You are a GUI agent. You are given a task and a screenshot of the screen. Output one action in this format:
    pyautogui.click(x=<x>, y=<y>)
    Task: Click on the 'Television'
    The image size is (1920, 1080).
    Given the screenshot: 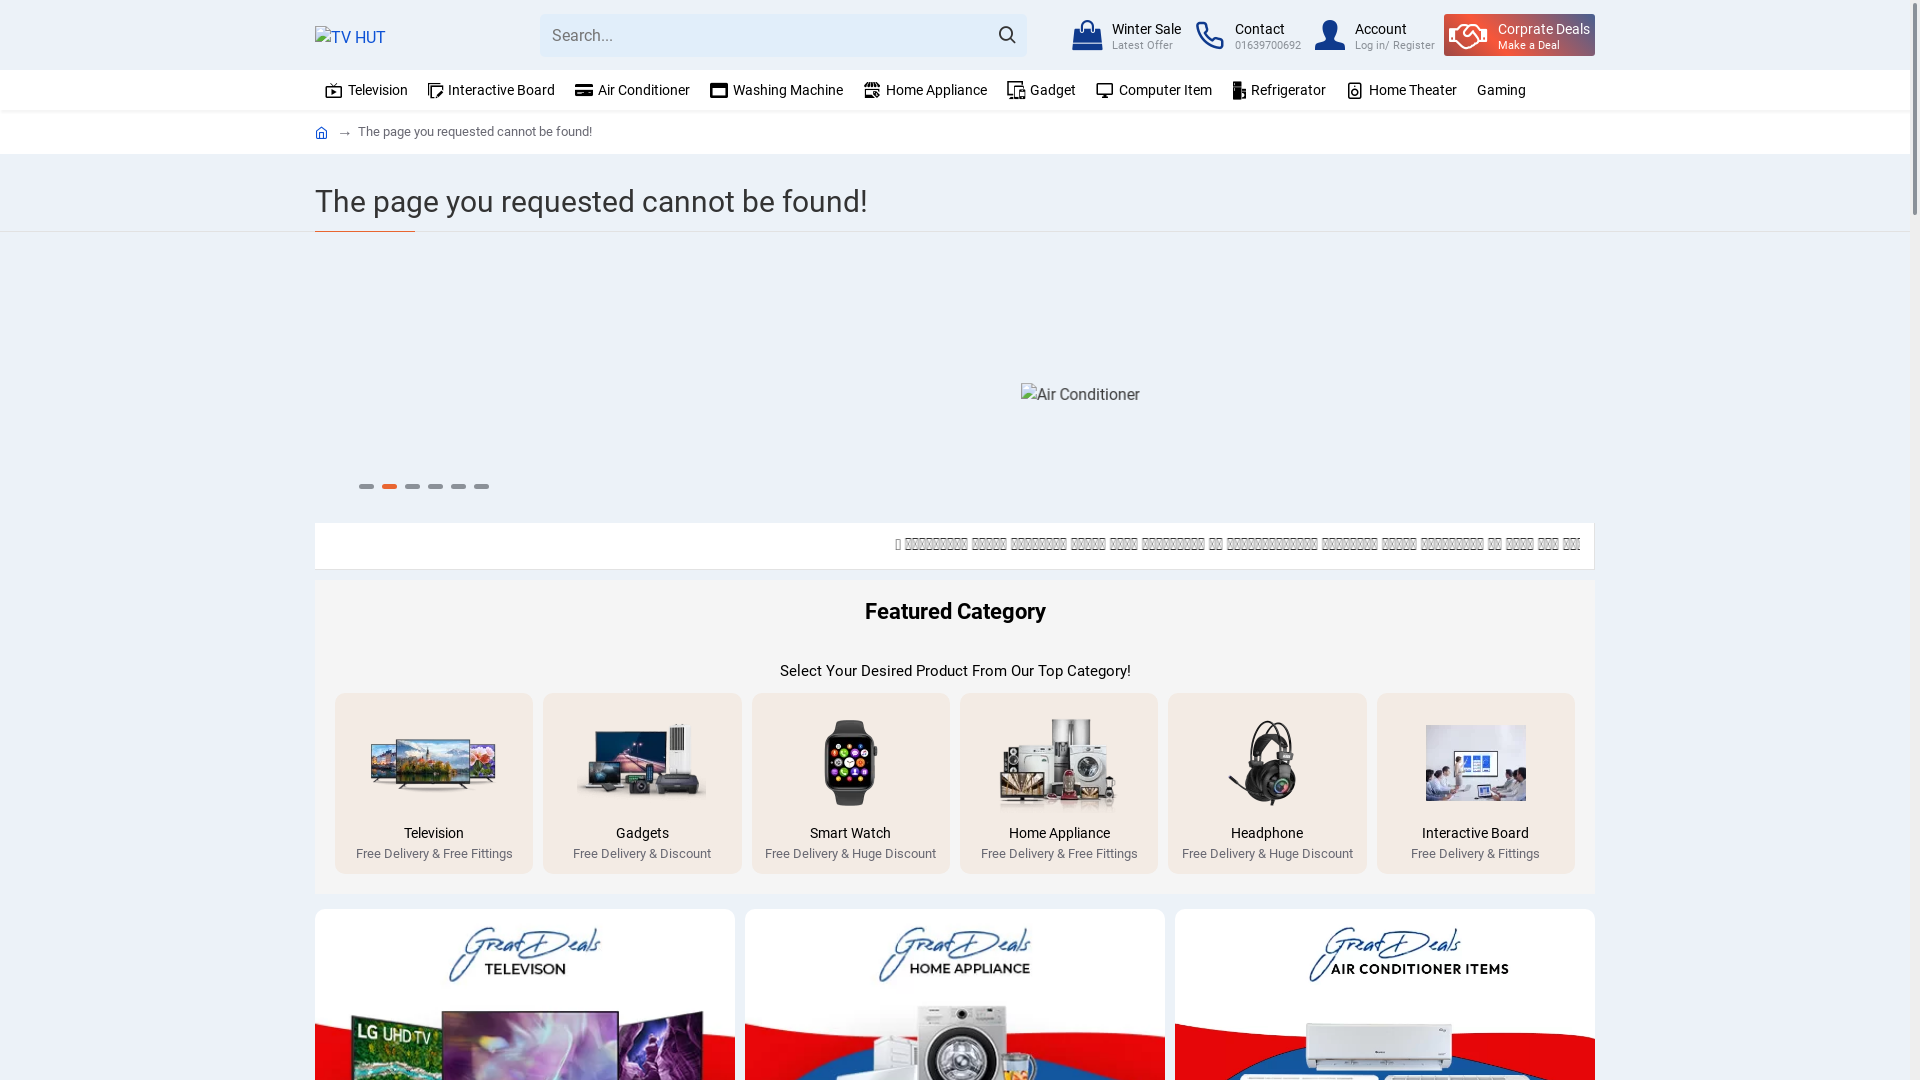 What is the action you would take?
    pyautogui.click(x=314, y=88)
    